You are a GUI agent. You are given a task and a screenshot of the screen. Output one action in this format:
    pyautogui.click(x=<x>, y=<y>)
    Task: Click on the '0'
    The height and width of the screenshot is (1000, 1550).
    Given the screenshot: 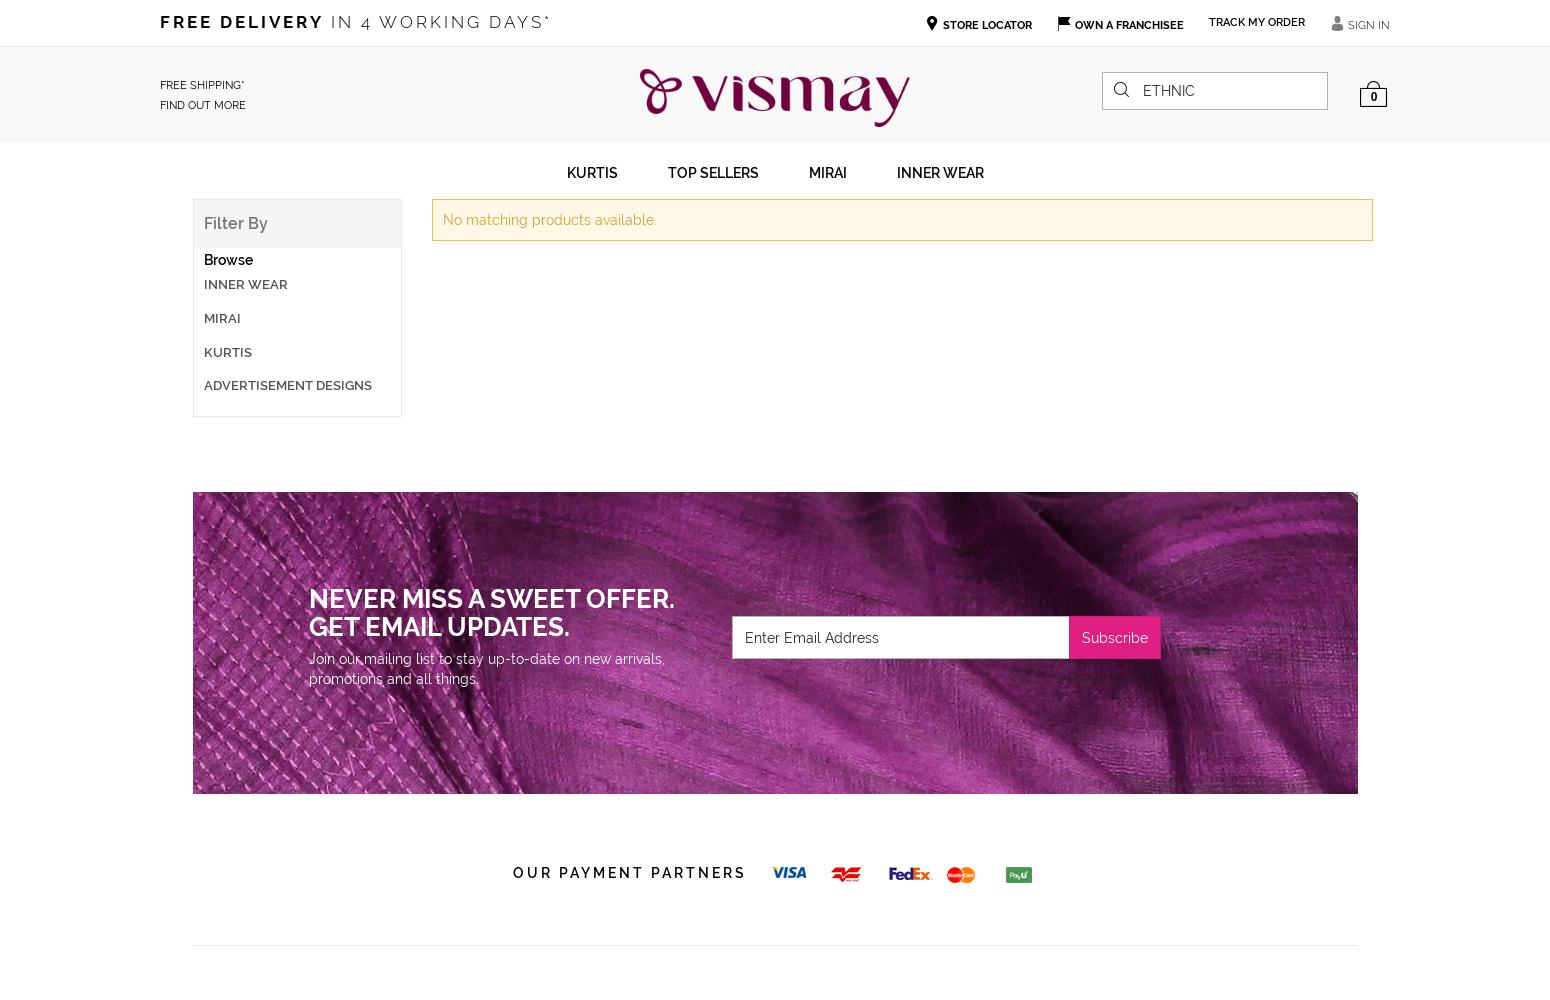 What is the action you would take?
    pyautogui.click(x=1370, y=96)
    